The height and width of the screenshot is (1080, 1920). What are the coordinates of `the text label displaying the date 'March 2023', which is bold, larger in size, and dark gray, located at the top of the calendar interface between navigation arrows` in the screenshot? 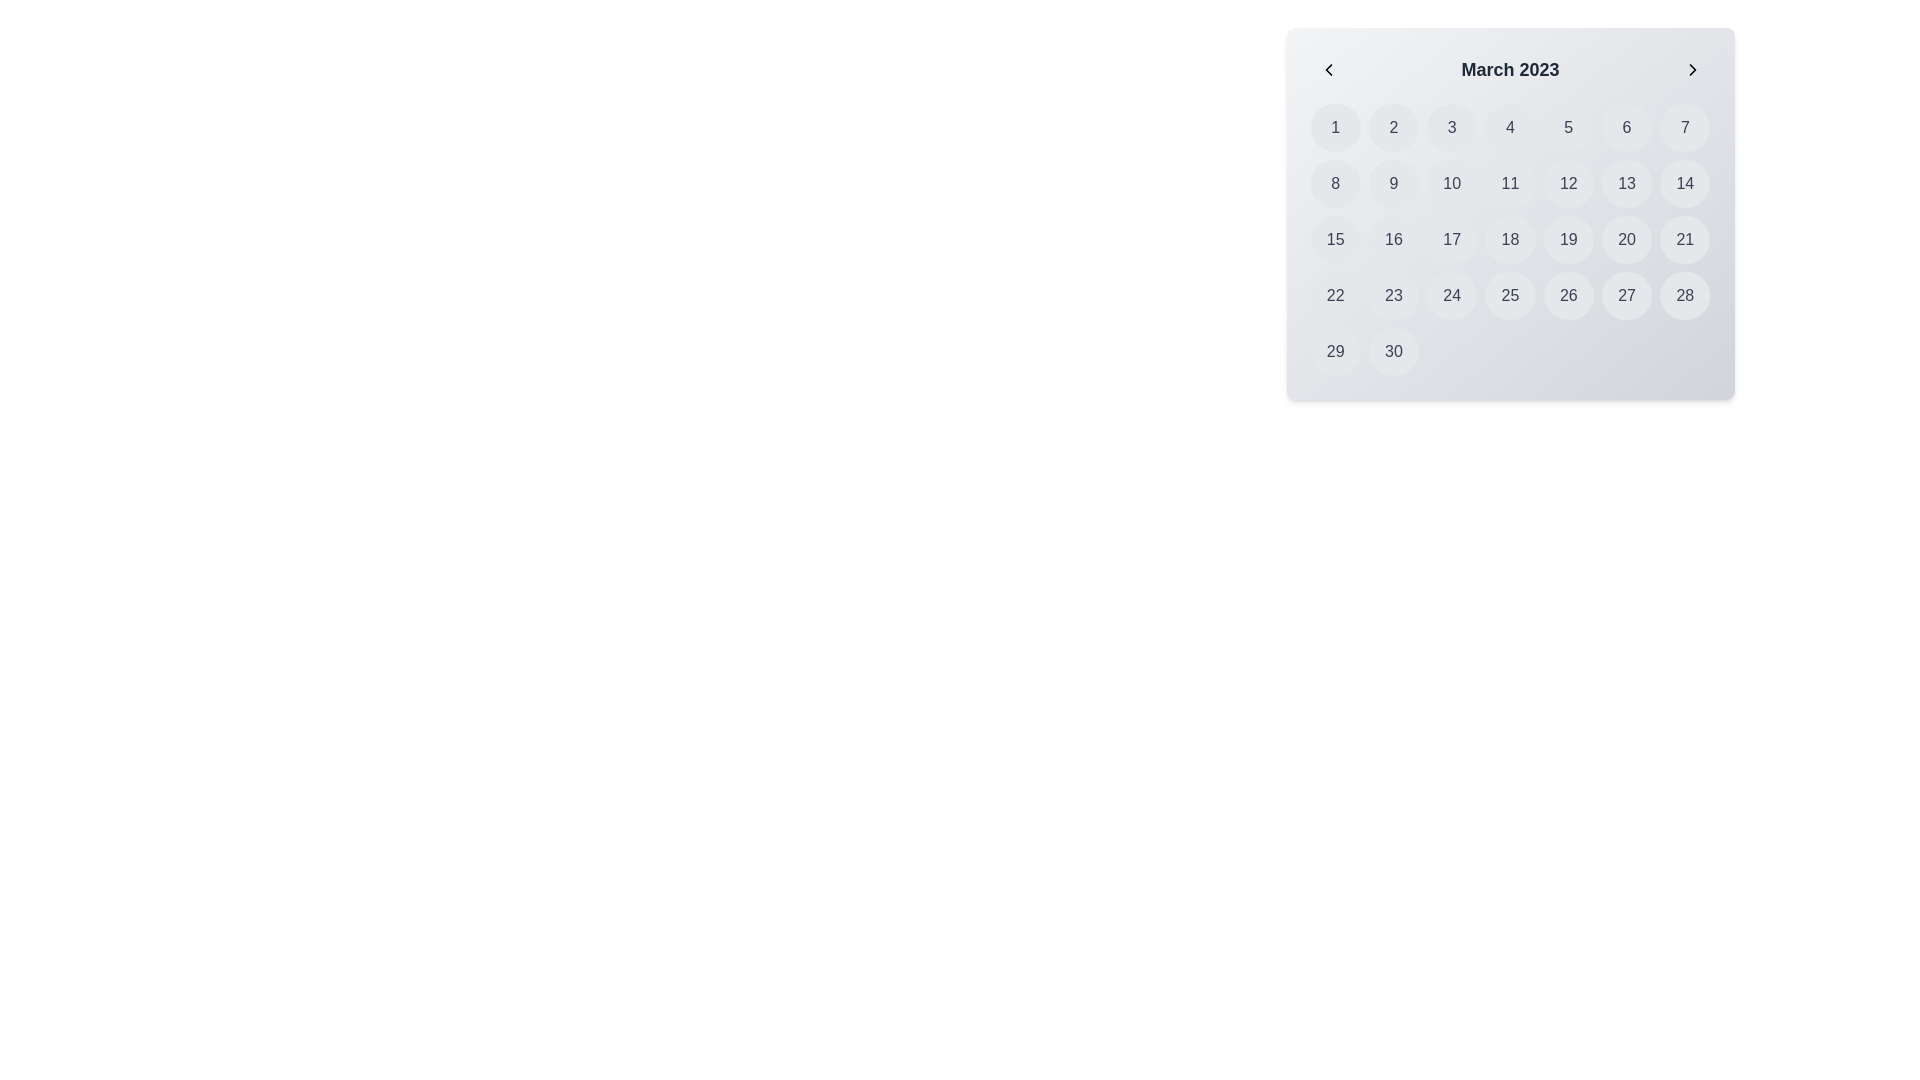 It's located at (1510, 68).